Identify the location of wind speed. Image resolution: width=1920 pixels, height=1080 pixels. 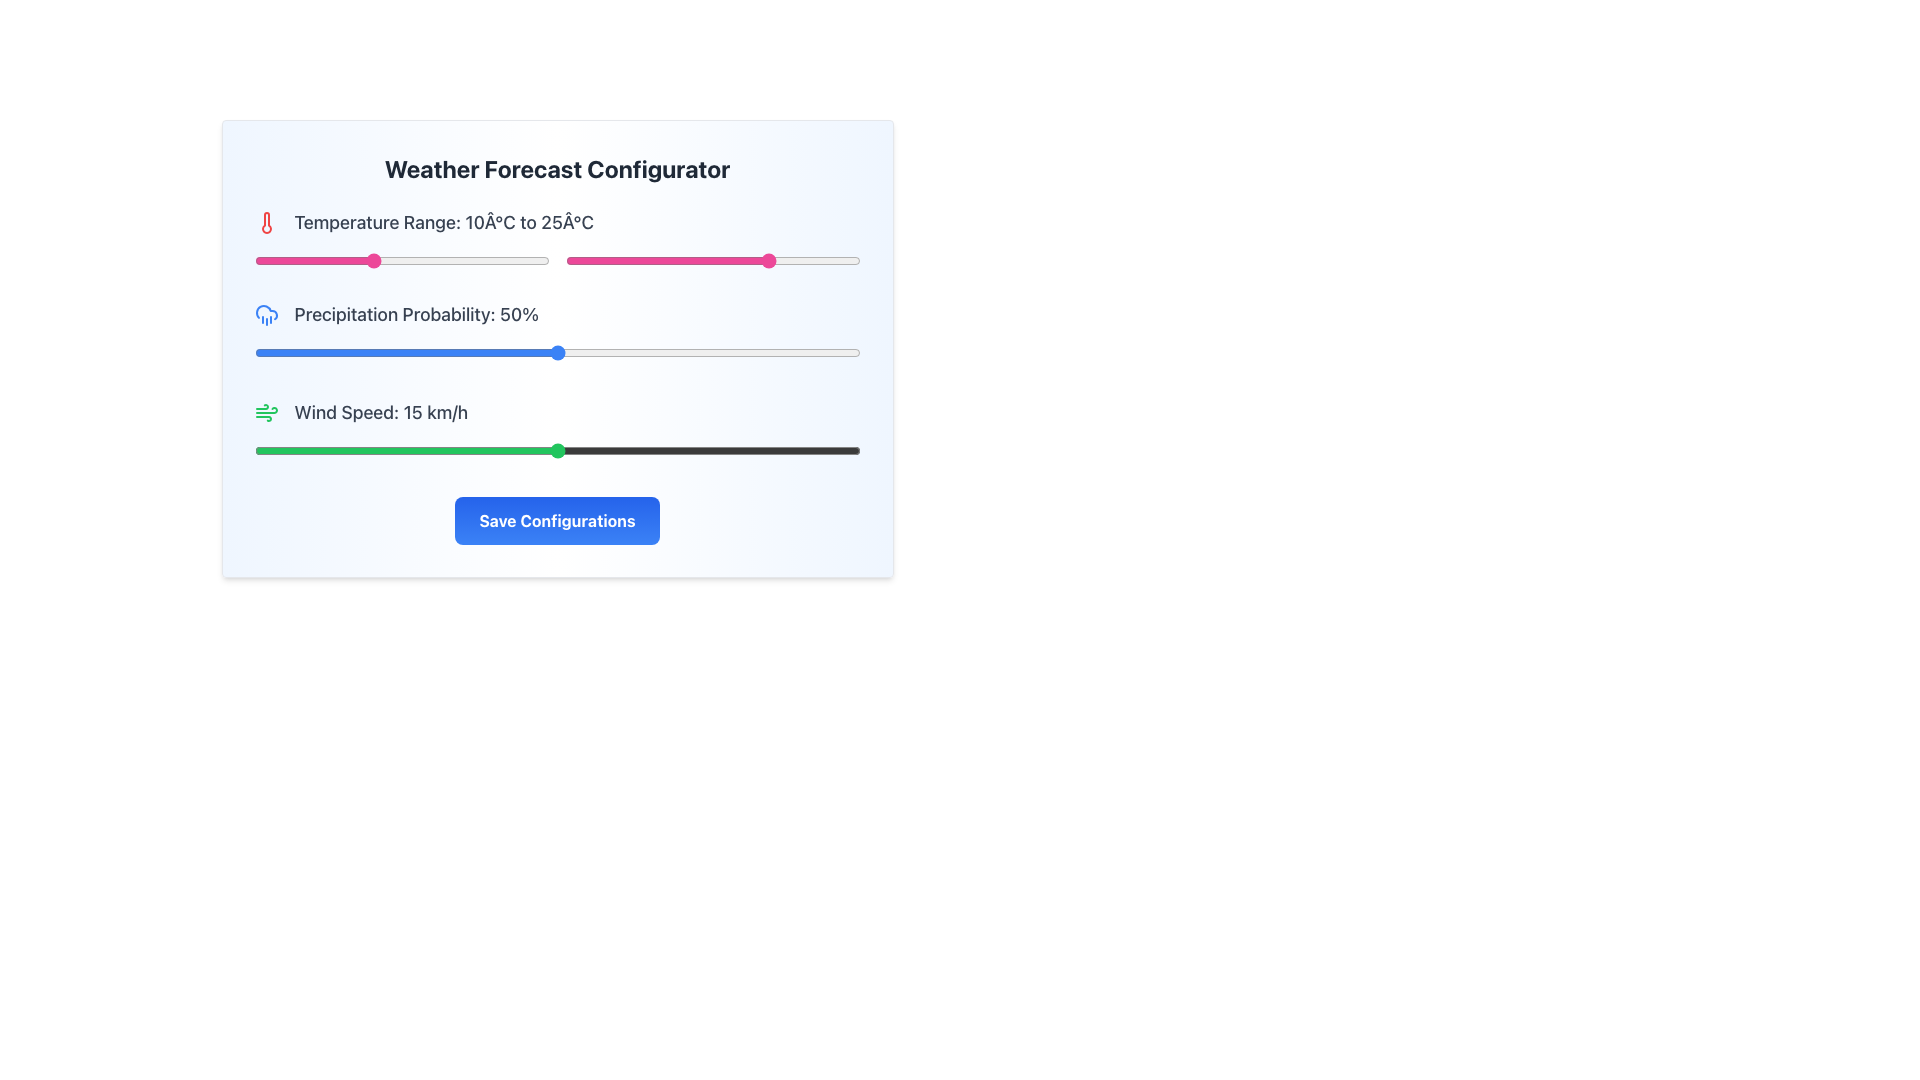
(557, 451).